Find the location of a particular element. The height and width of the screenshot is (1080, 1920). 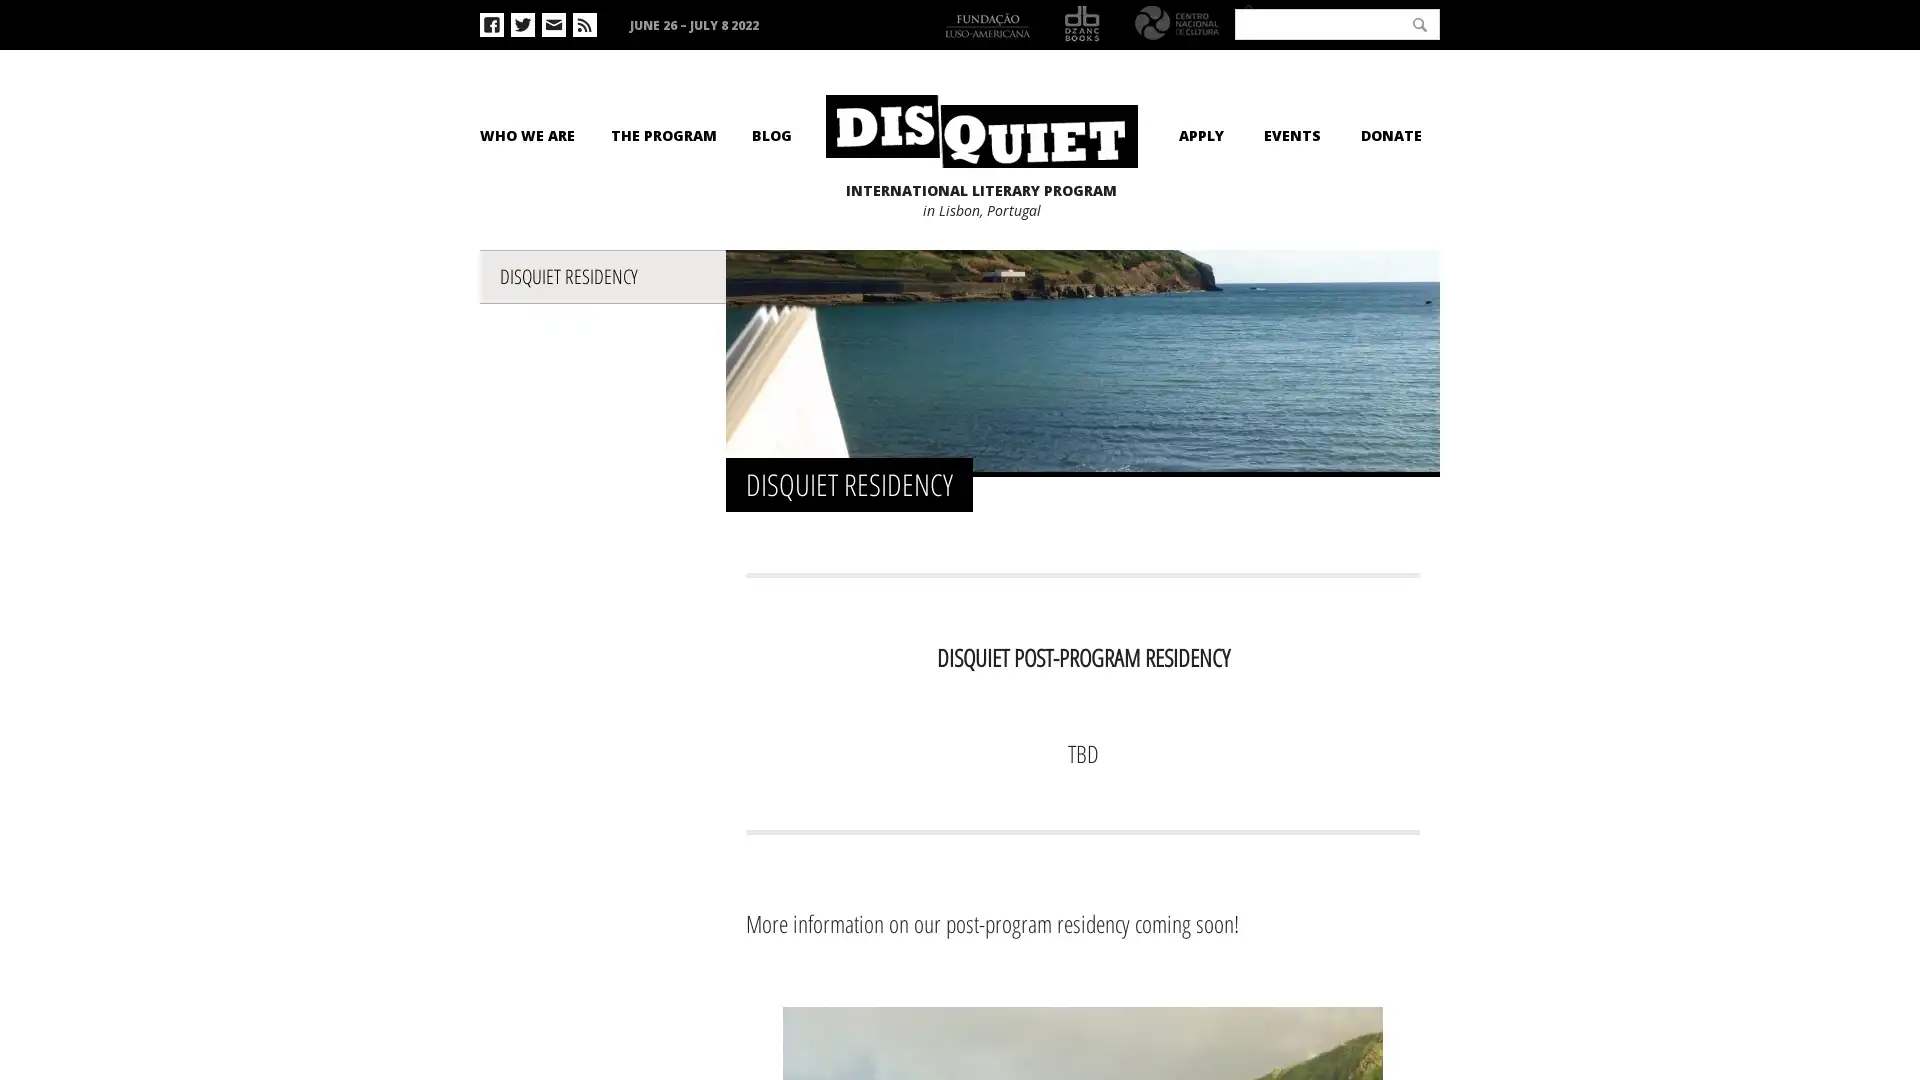

Search is located at coordinates (1419, 23).